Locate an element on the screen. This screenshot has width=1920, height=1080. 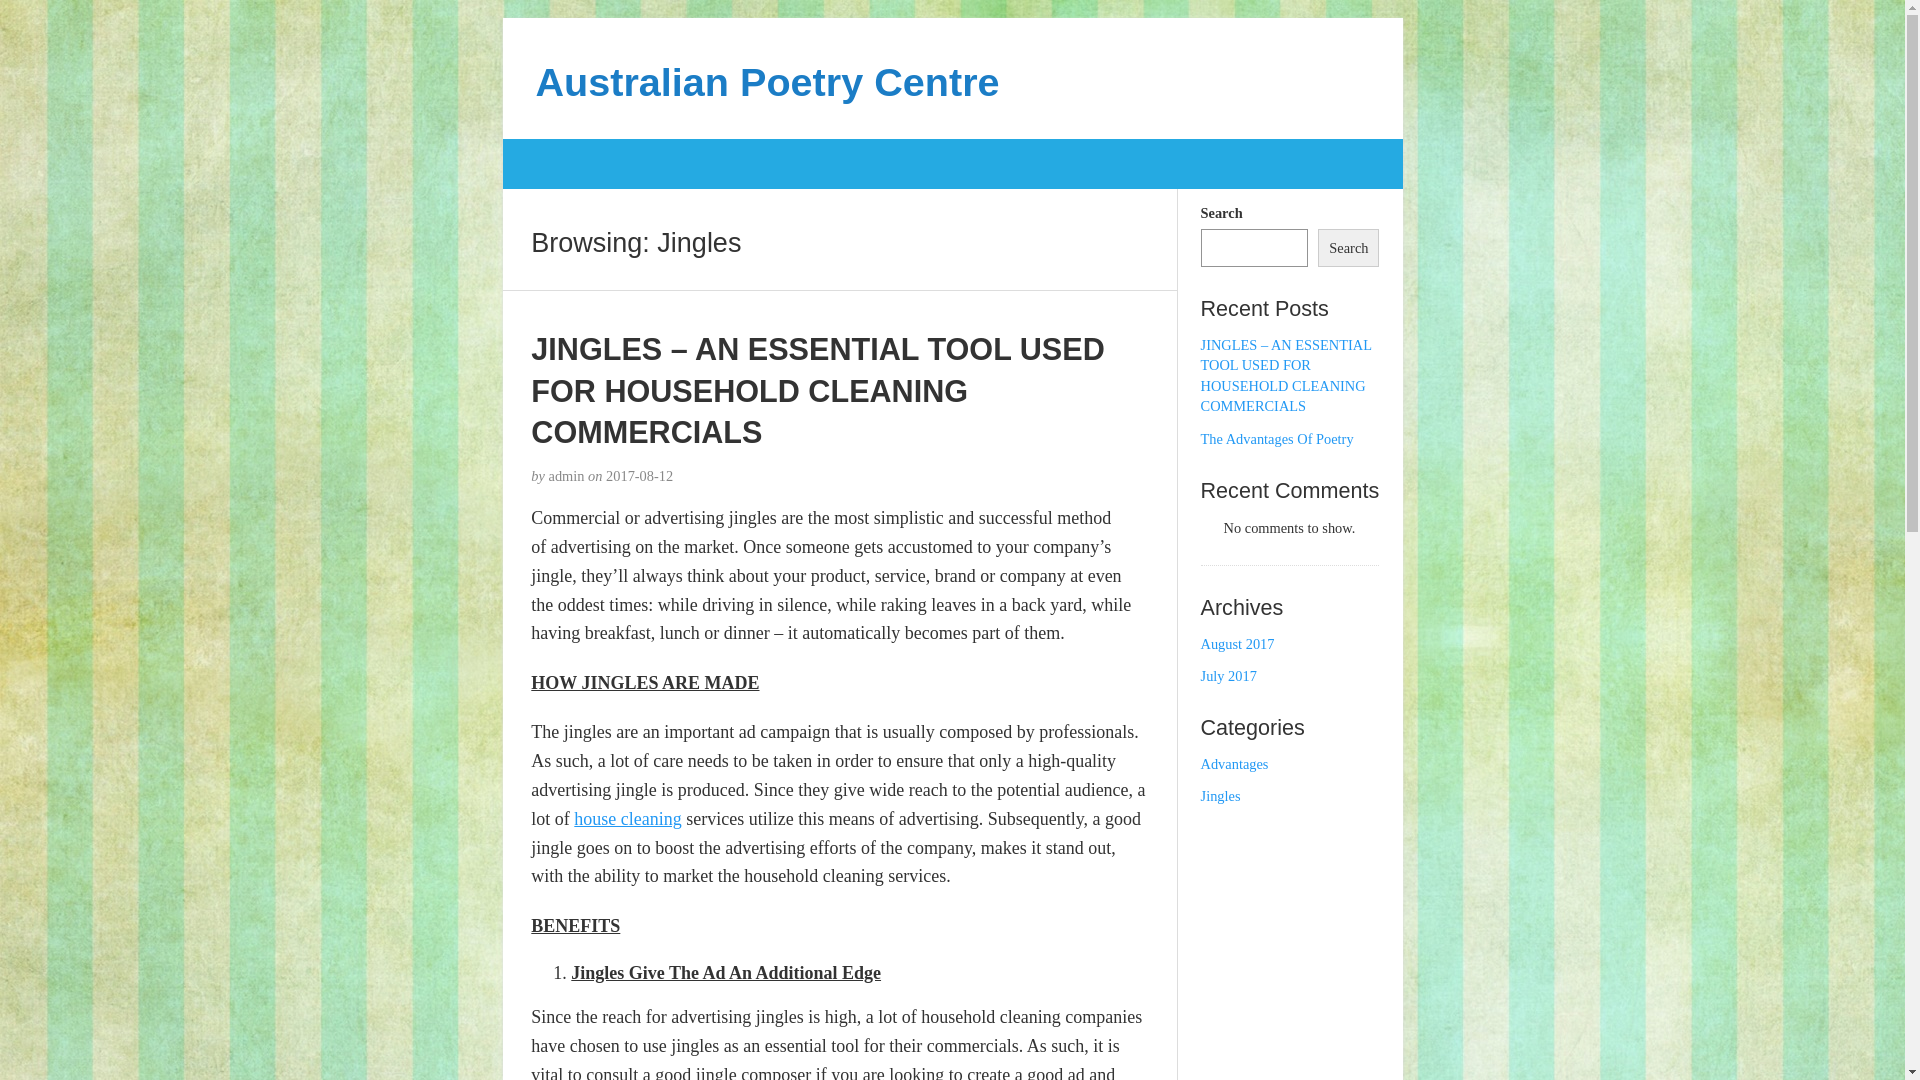
'Advantages' is located at coordinates (1233, 763).